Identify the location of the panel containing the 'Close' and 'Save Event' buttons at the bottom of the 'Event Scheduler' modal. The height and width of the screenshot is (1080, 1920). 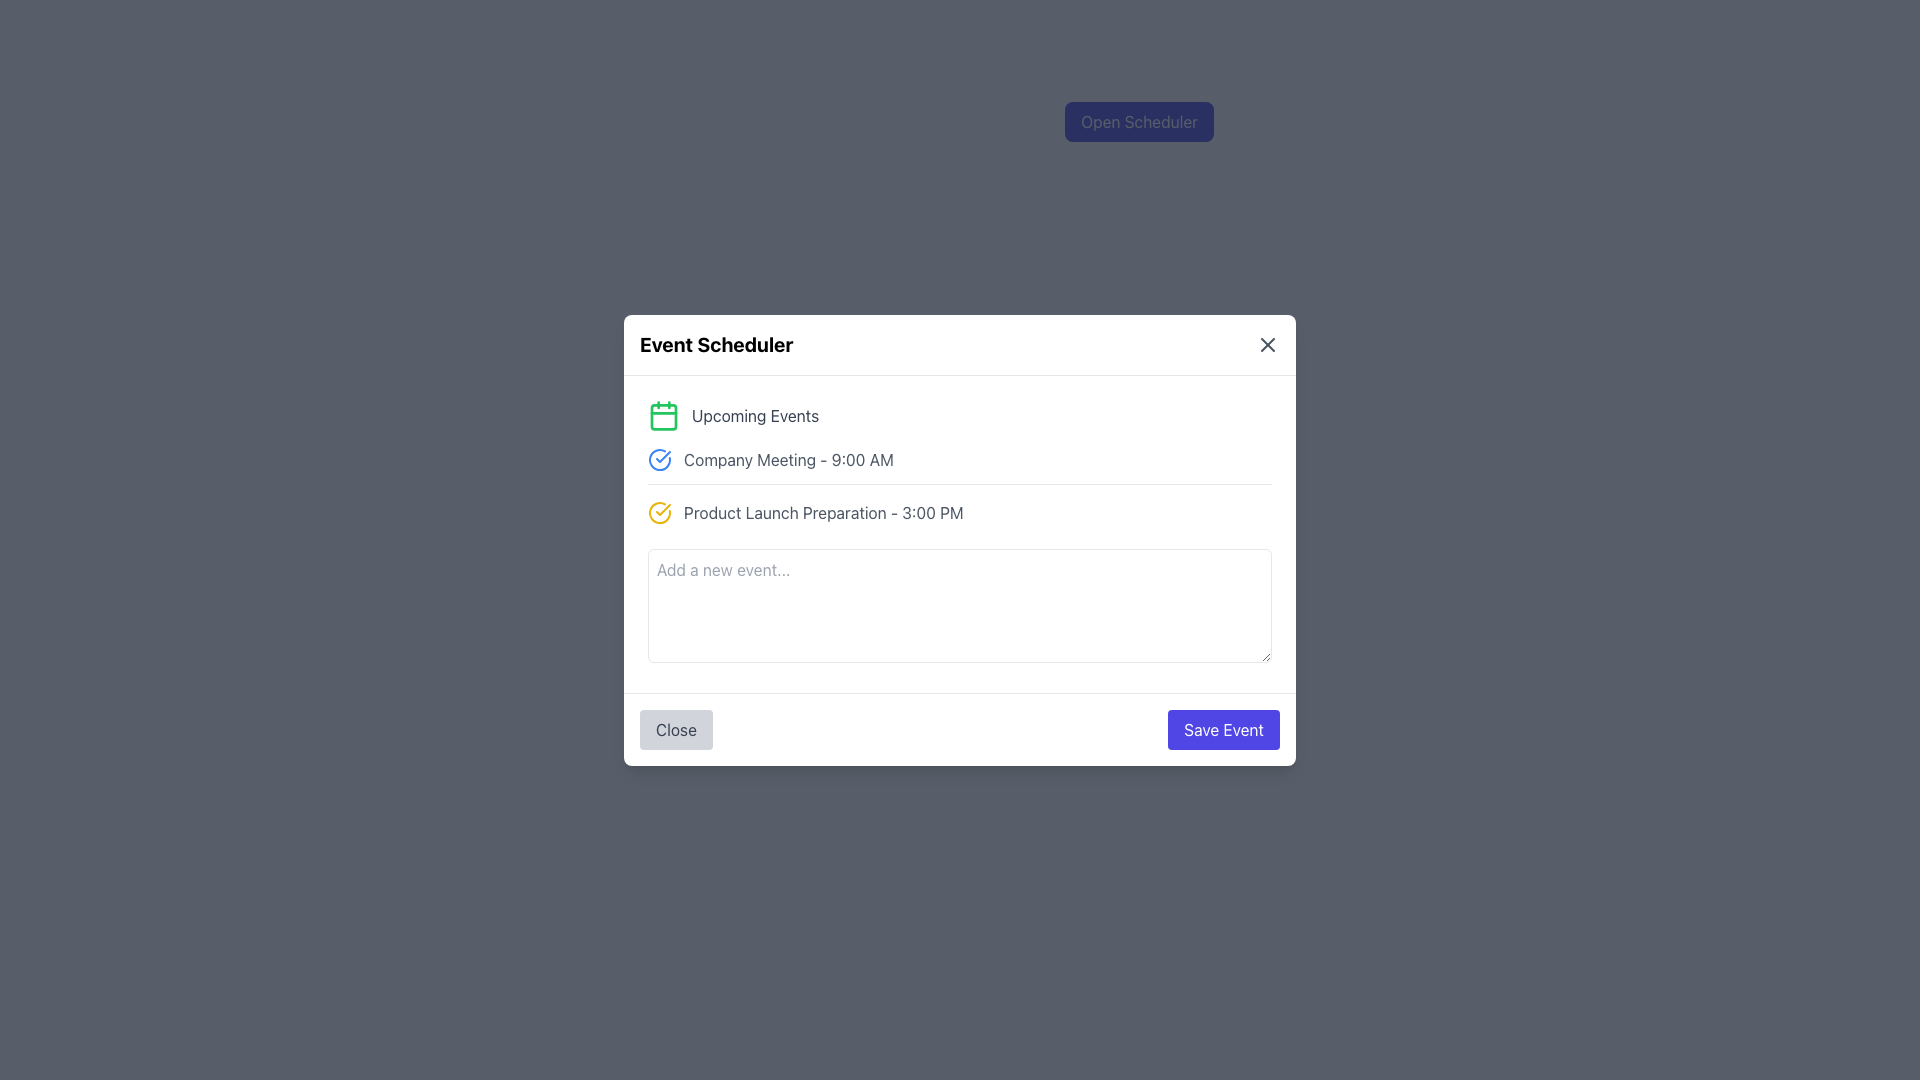
(960, 729).